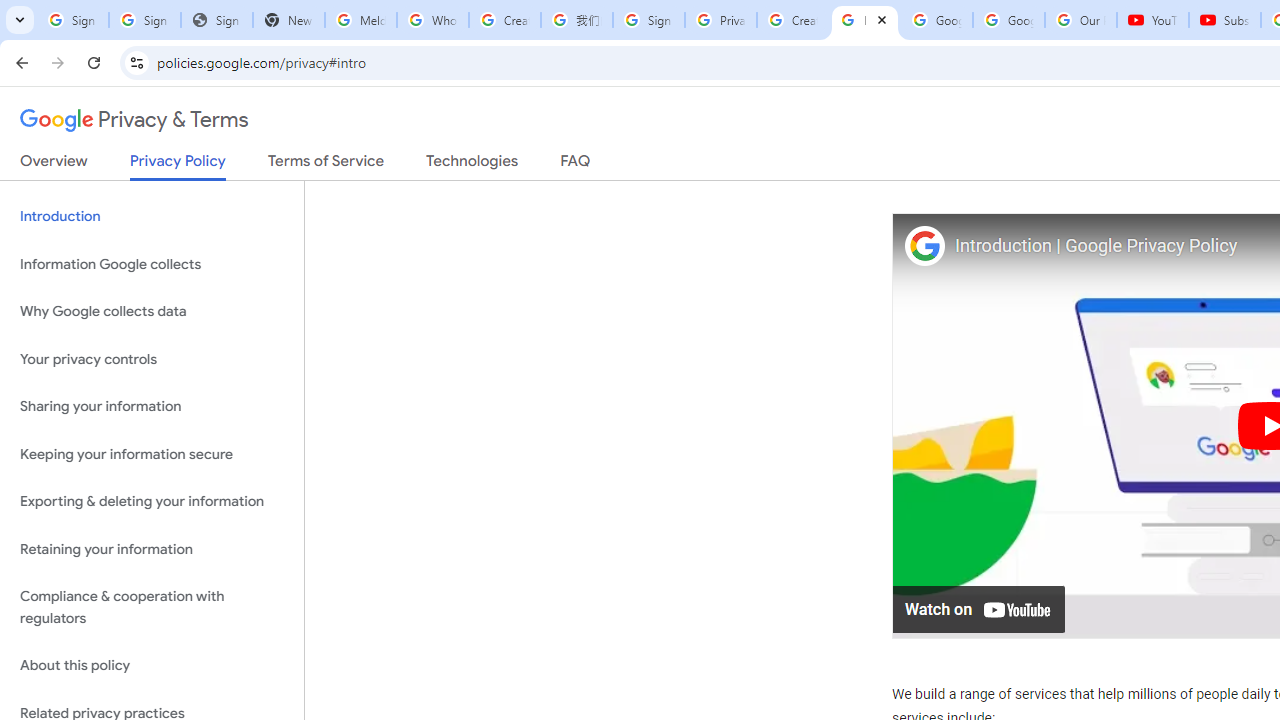 The width and height of the screenshot is (1280, 720). Describe the element at coordinates (431, 20) in the screenshot. I see `'Who is my administrator? - Google Account Help'` at that location.